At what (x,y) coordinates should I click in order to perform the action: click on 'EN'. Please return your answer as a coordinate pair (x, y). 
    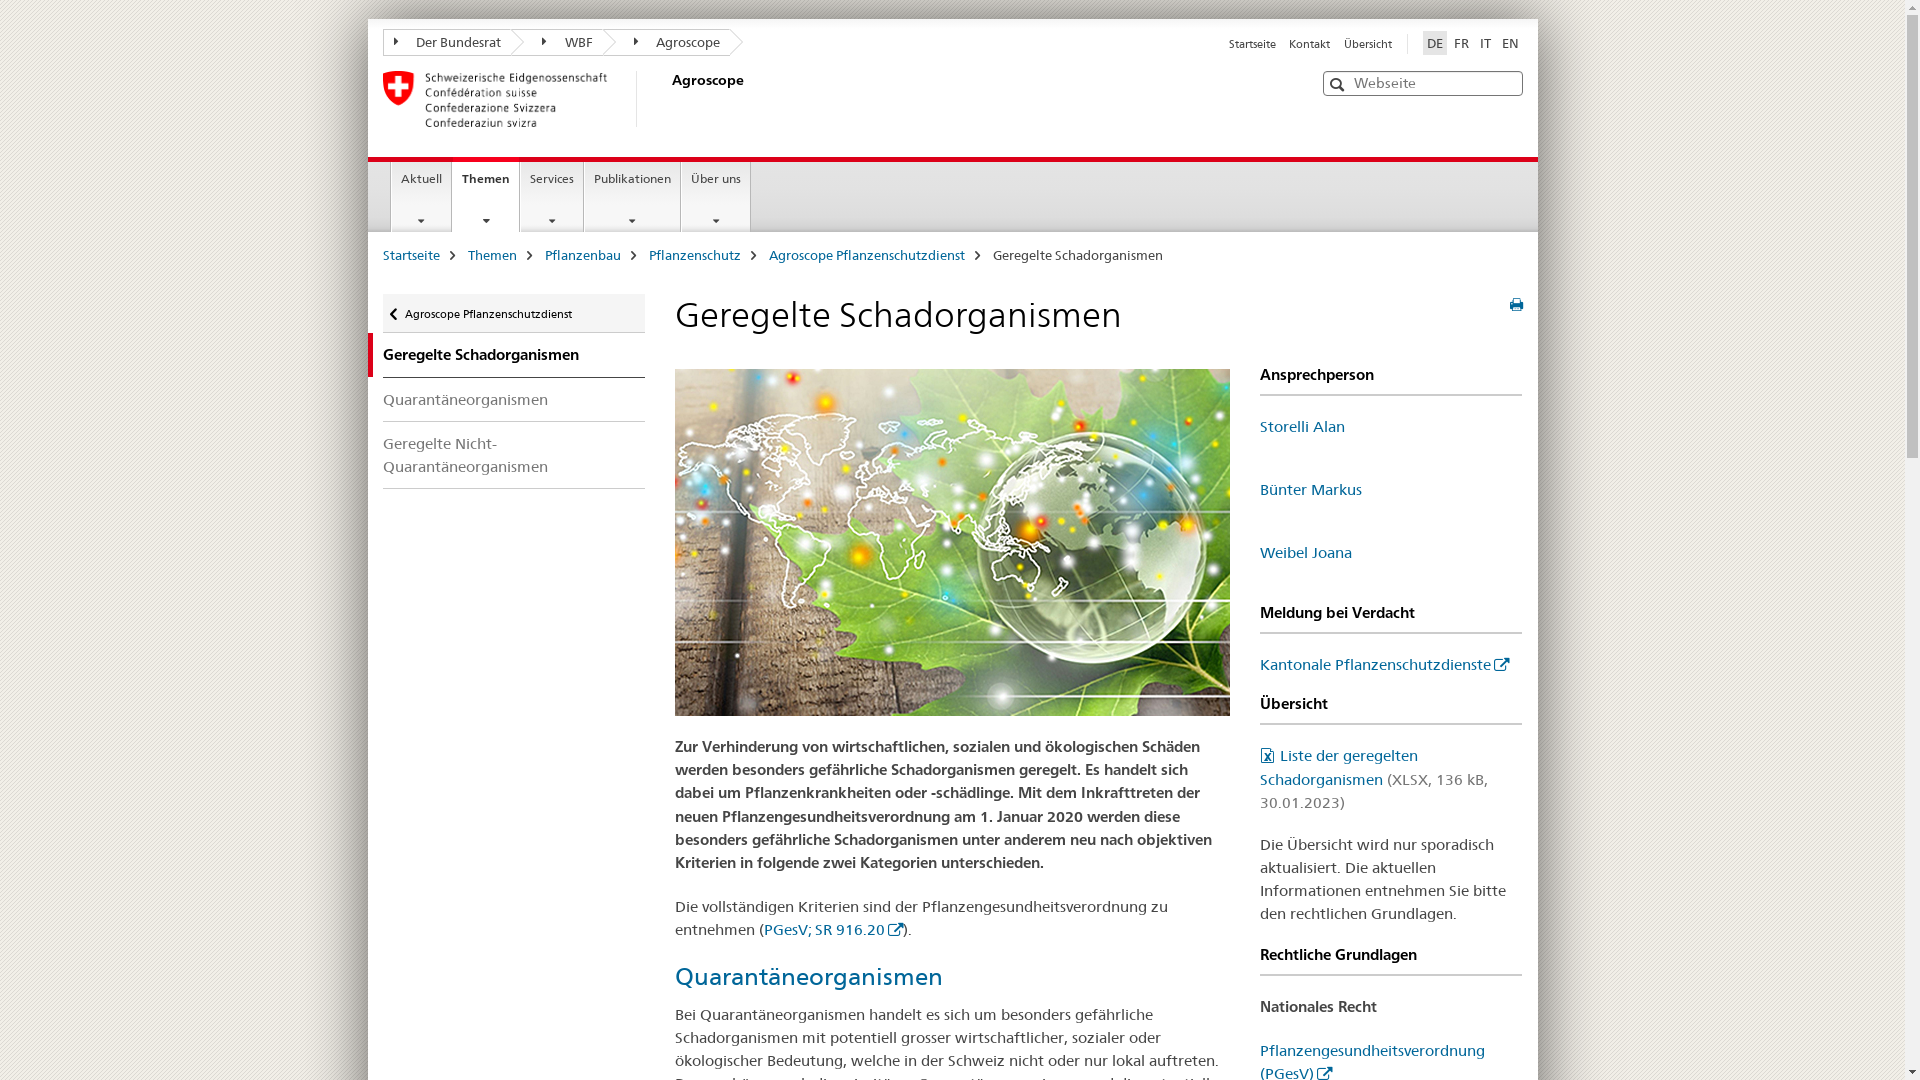
    Looking at the image, I should click on (1510, 42).